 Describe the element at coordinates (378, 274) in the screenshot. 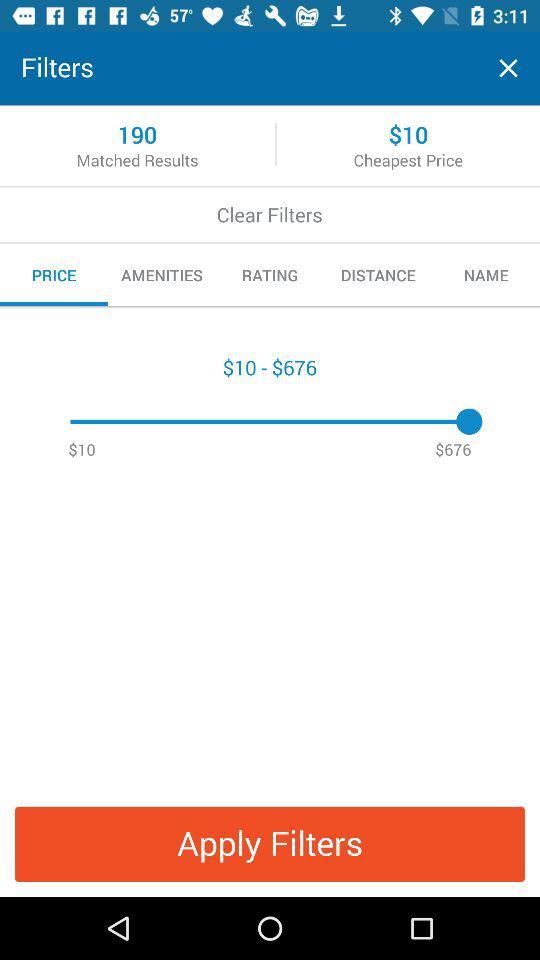

I see `item next to the rating` at that location.